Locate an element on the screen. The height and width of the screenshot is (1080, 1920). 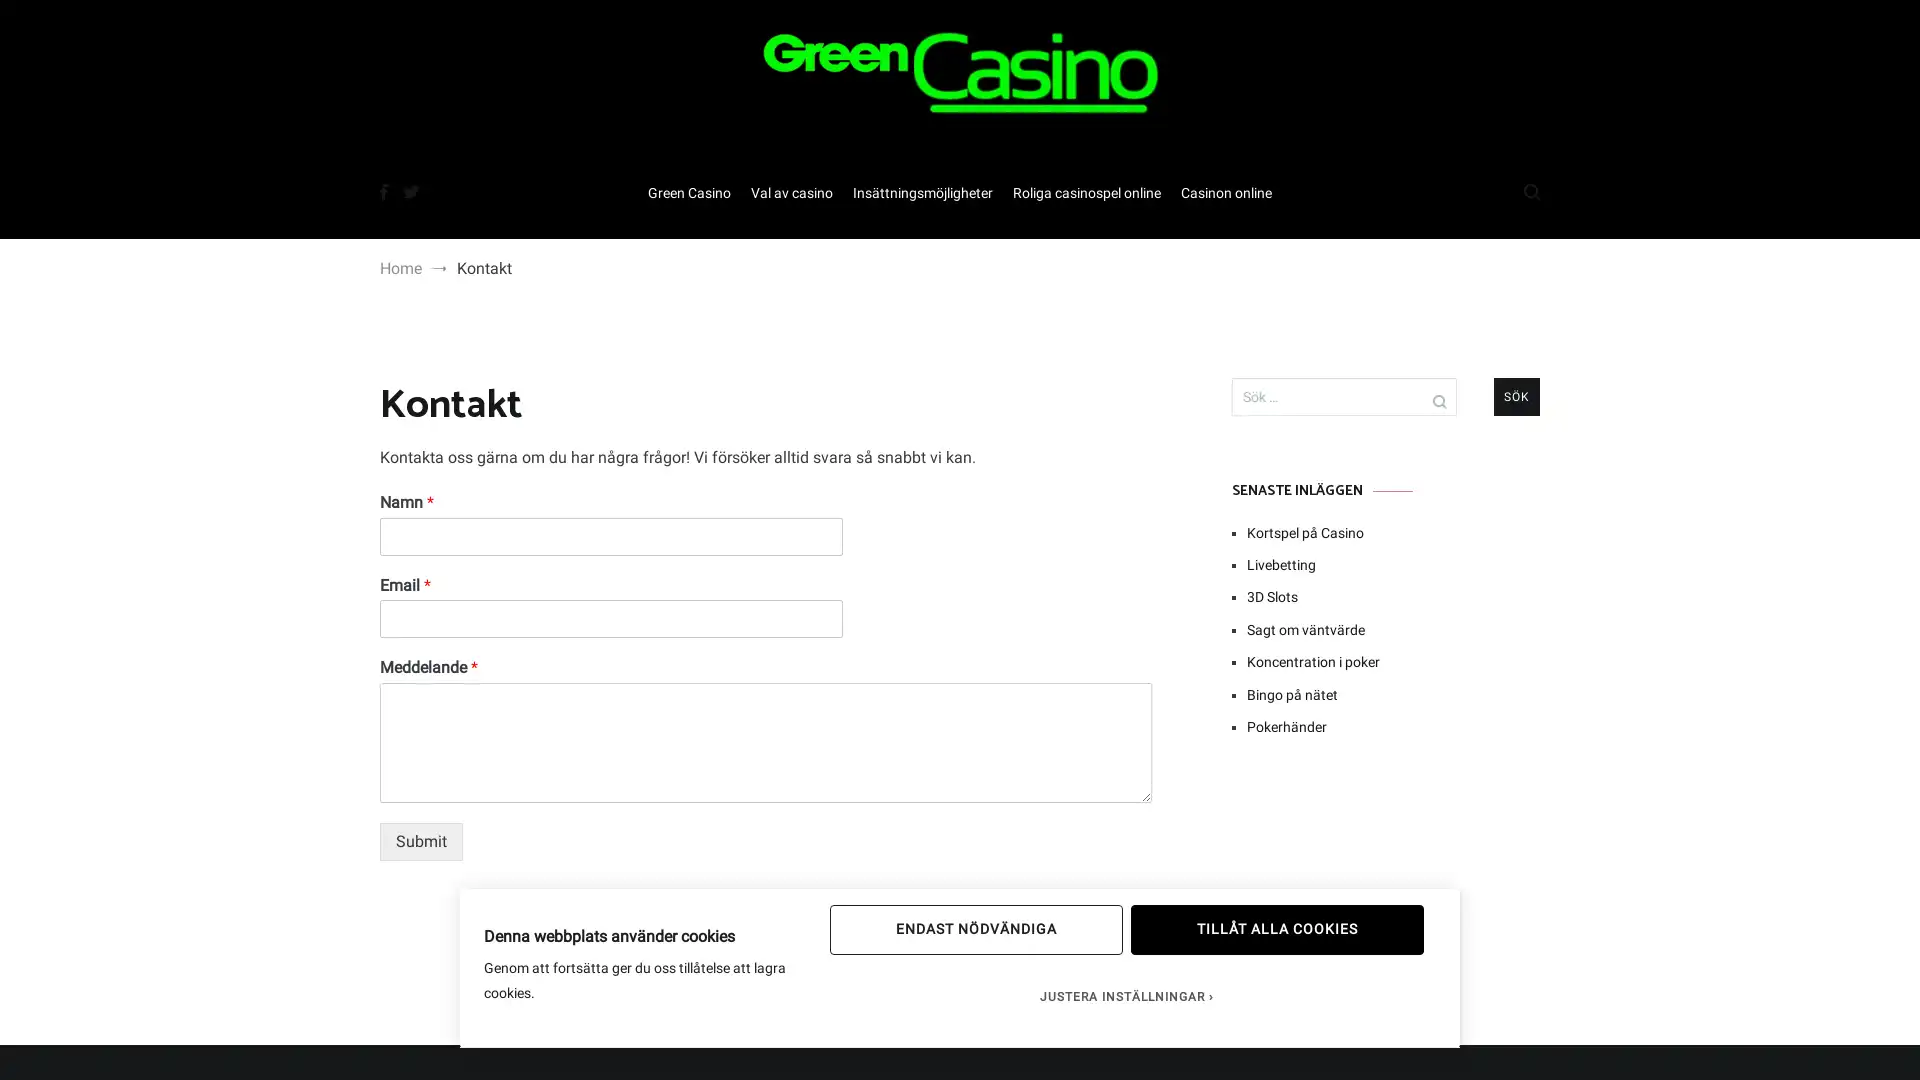
TILLAT ALLA COOKIES is located at coordinates (1275, 929).